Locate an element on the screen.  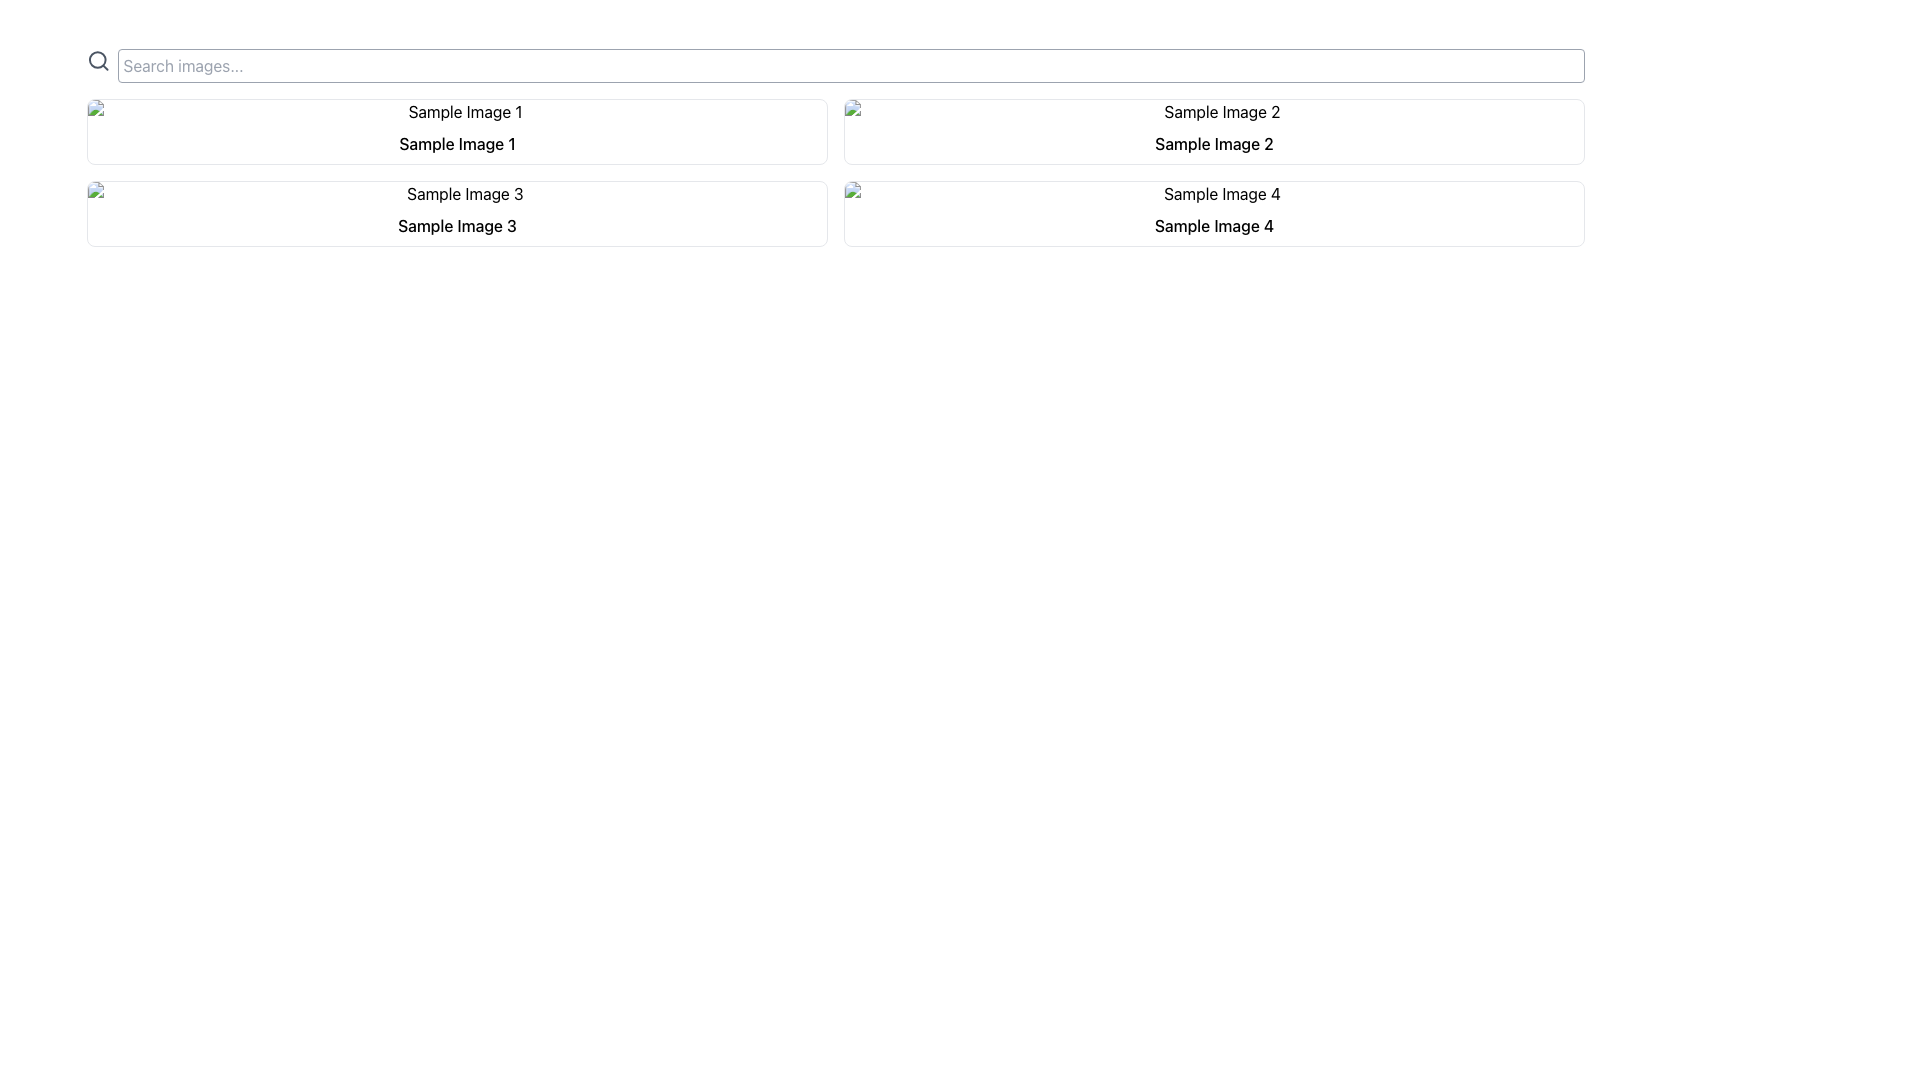
the text label reading 'Sample Image 4' located in the bottom-right grid area of a 2x2 layout, which is styled with medium font weight and centered alignment is located at coordinates (1213, 225).